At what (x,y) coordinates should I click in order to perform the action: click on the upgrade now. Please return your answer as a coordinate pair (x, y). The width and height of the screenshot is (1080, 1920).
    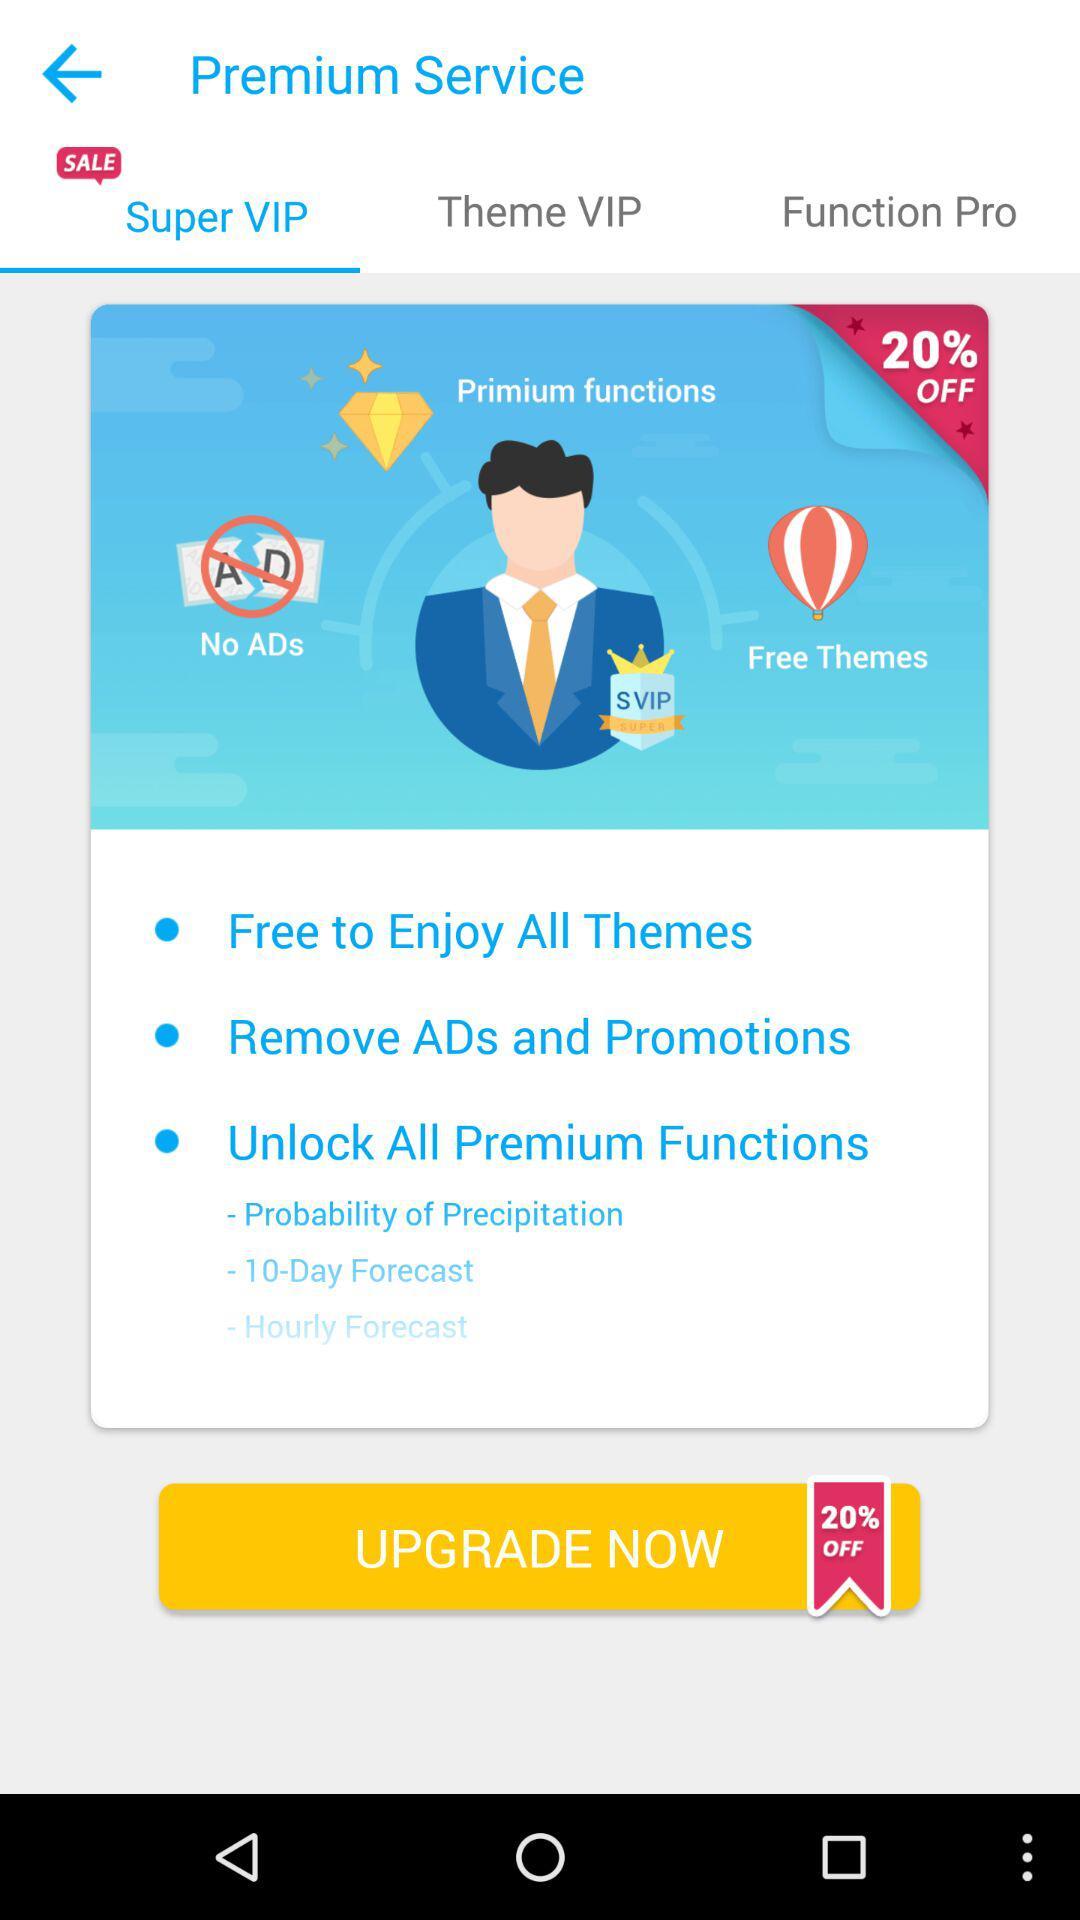
    Looking at the image, I should click on (538, 1545).